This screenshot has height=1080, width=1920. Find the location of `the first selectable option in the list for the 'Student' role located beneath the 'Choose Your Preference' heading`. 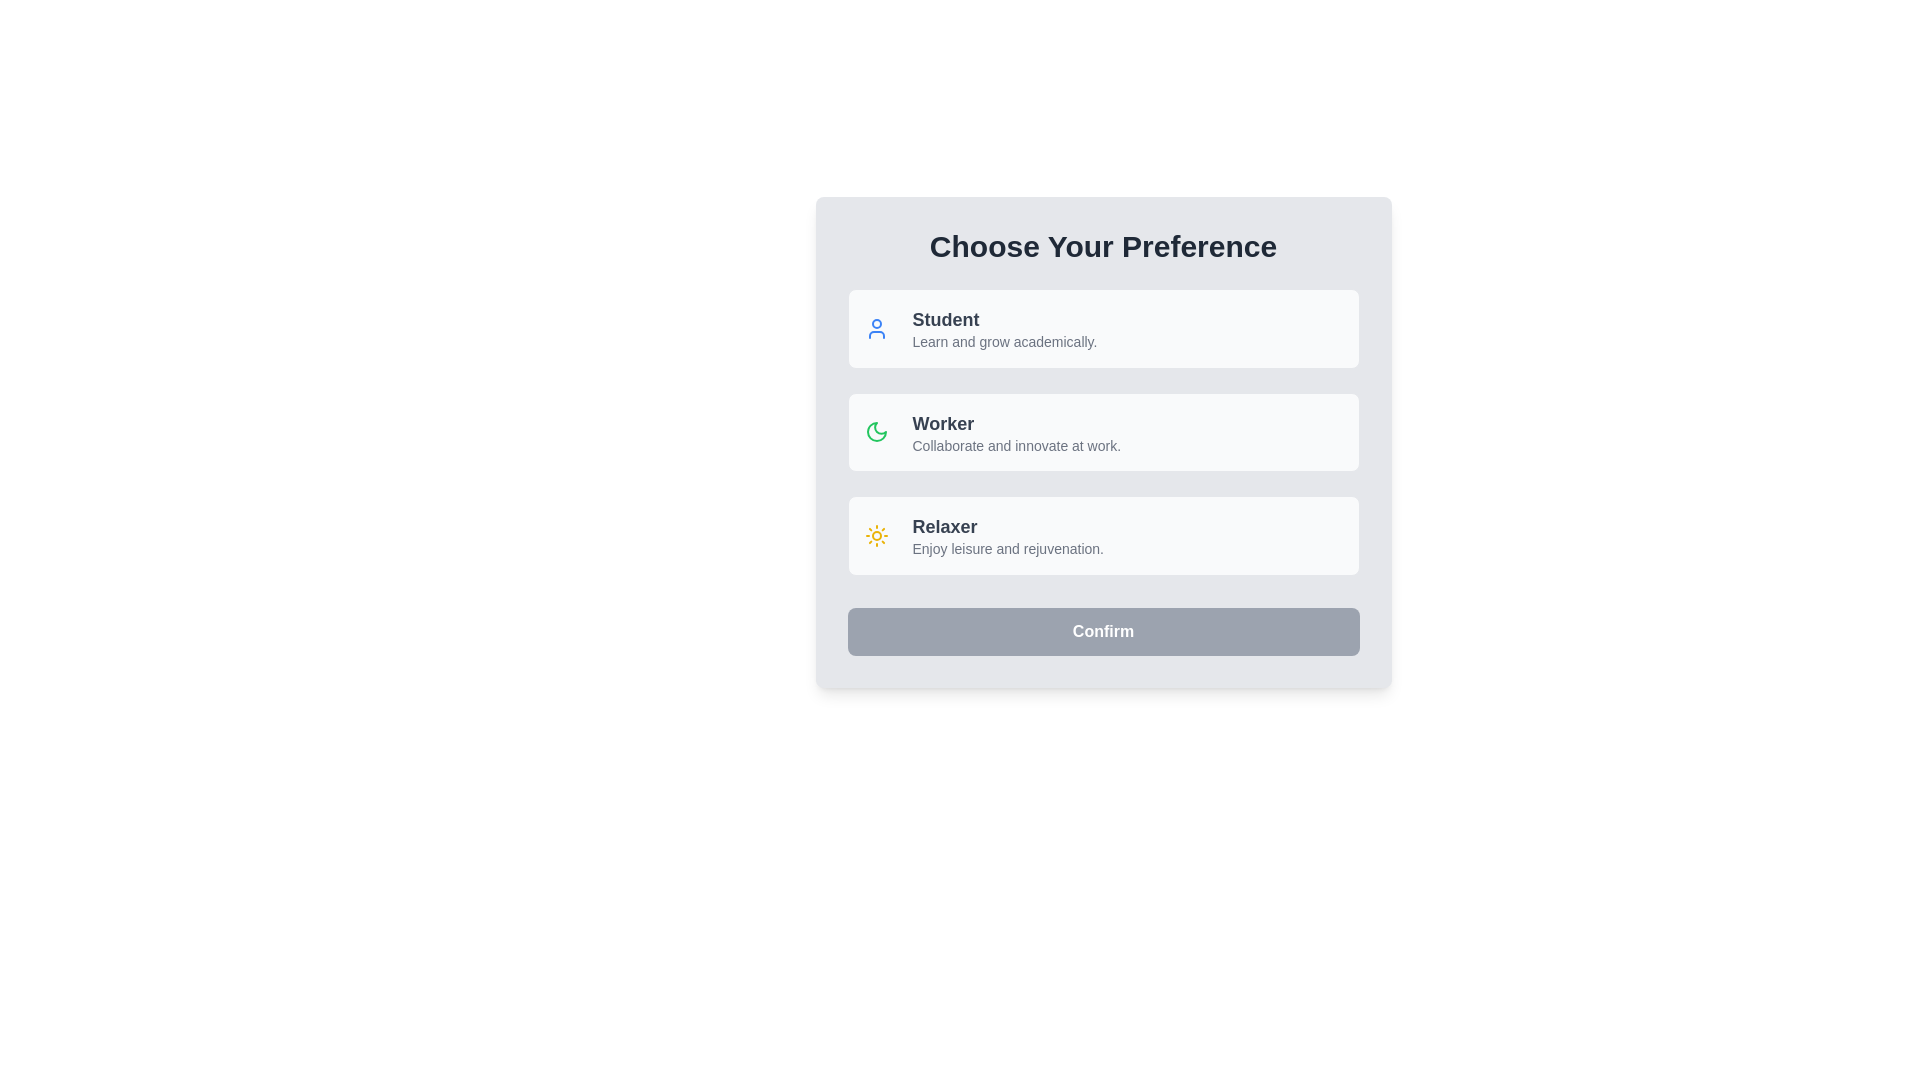

the first selectable option in the list for the 'Student' role located beneath the 'Choose Your Preference' heading is located at coordinates (980, 327).